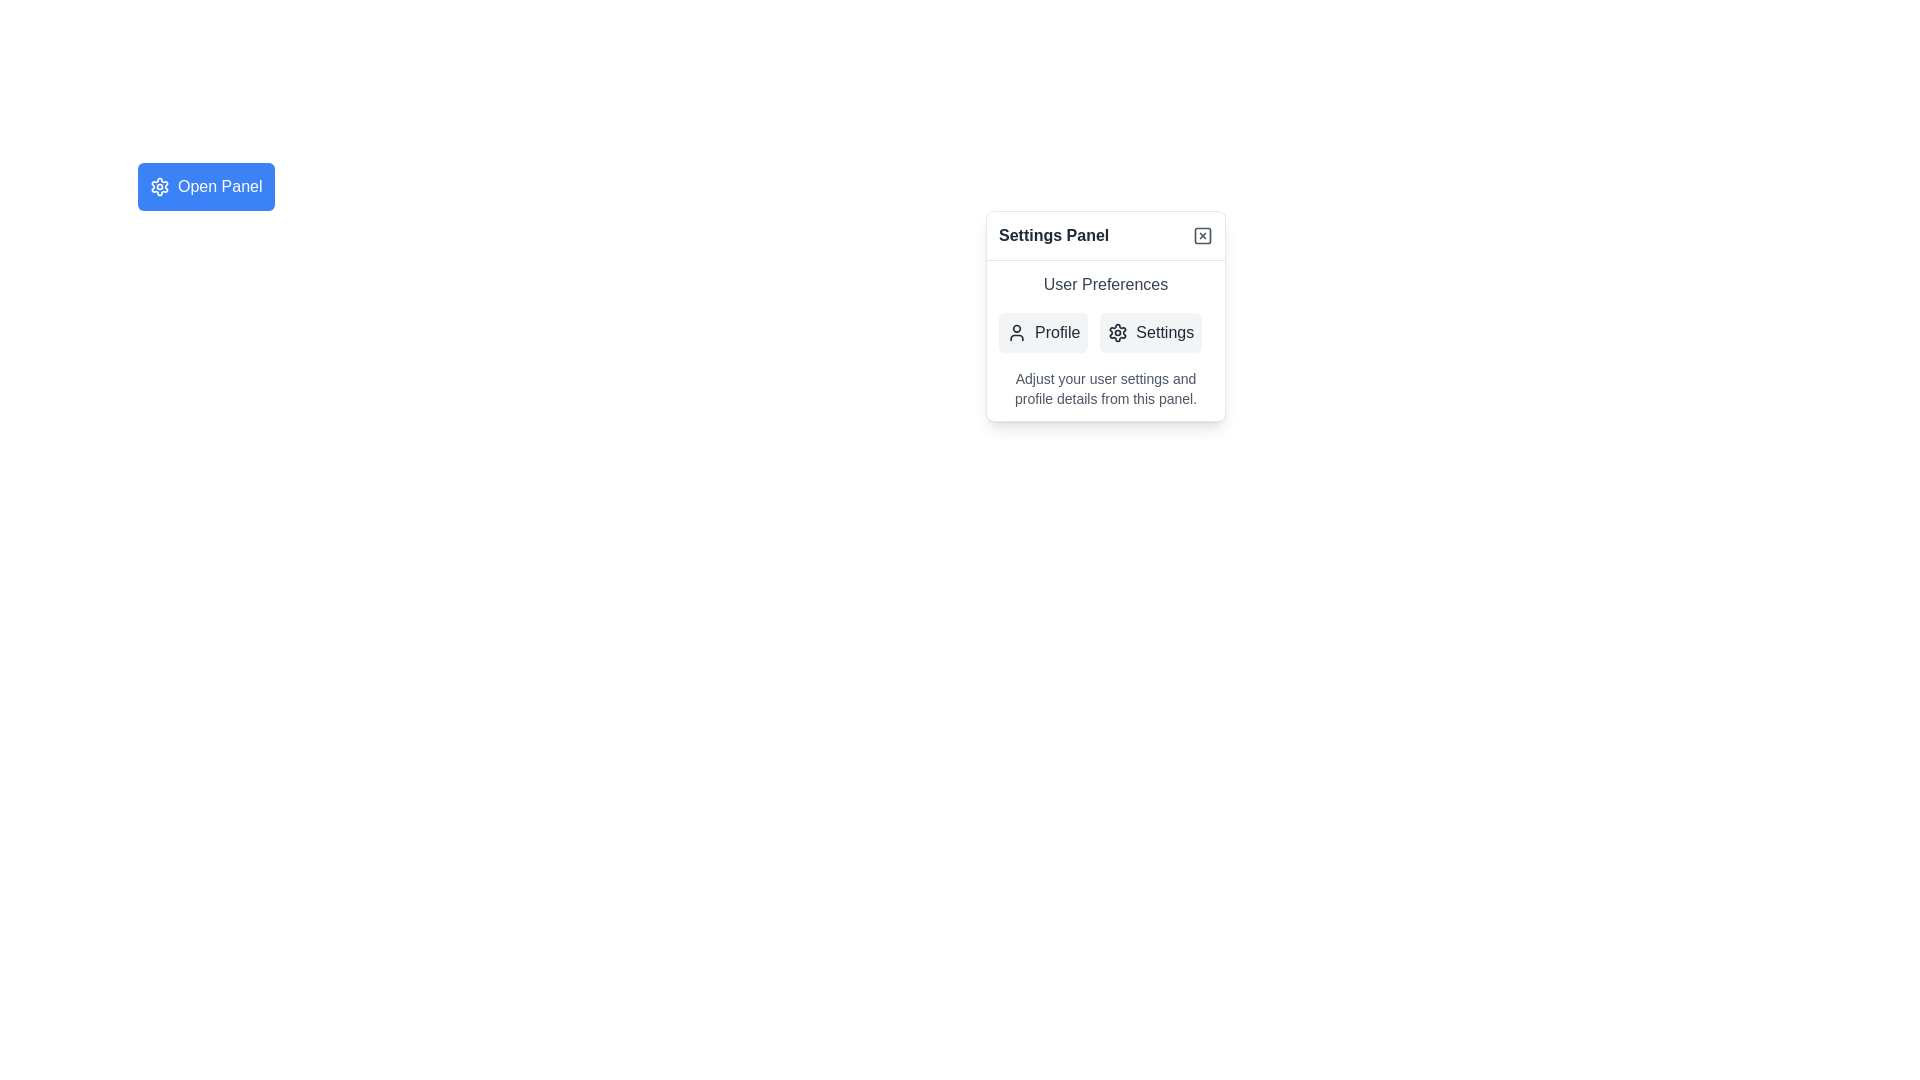 The width and height of the screenshot is (1920, 1080). What do you see at coordinates (1104, 285) in the screenshot?
I see `the 'User Preferences' section header text label located in the middle of the 'Settings Panel' interface, positioned below the 'Settings Panel' header and above the 'Profile' and 'Settings' buttons` at bounding box center [1104, 285].